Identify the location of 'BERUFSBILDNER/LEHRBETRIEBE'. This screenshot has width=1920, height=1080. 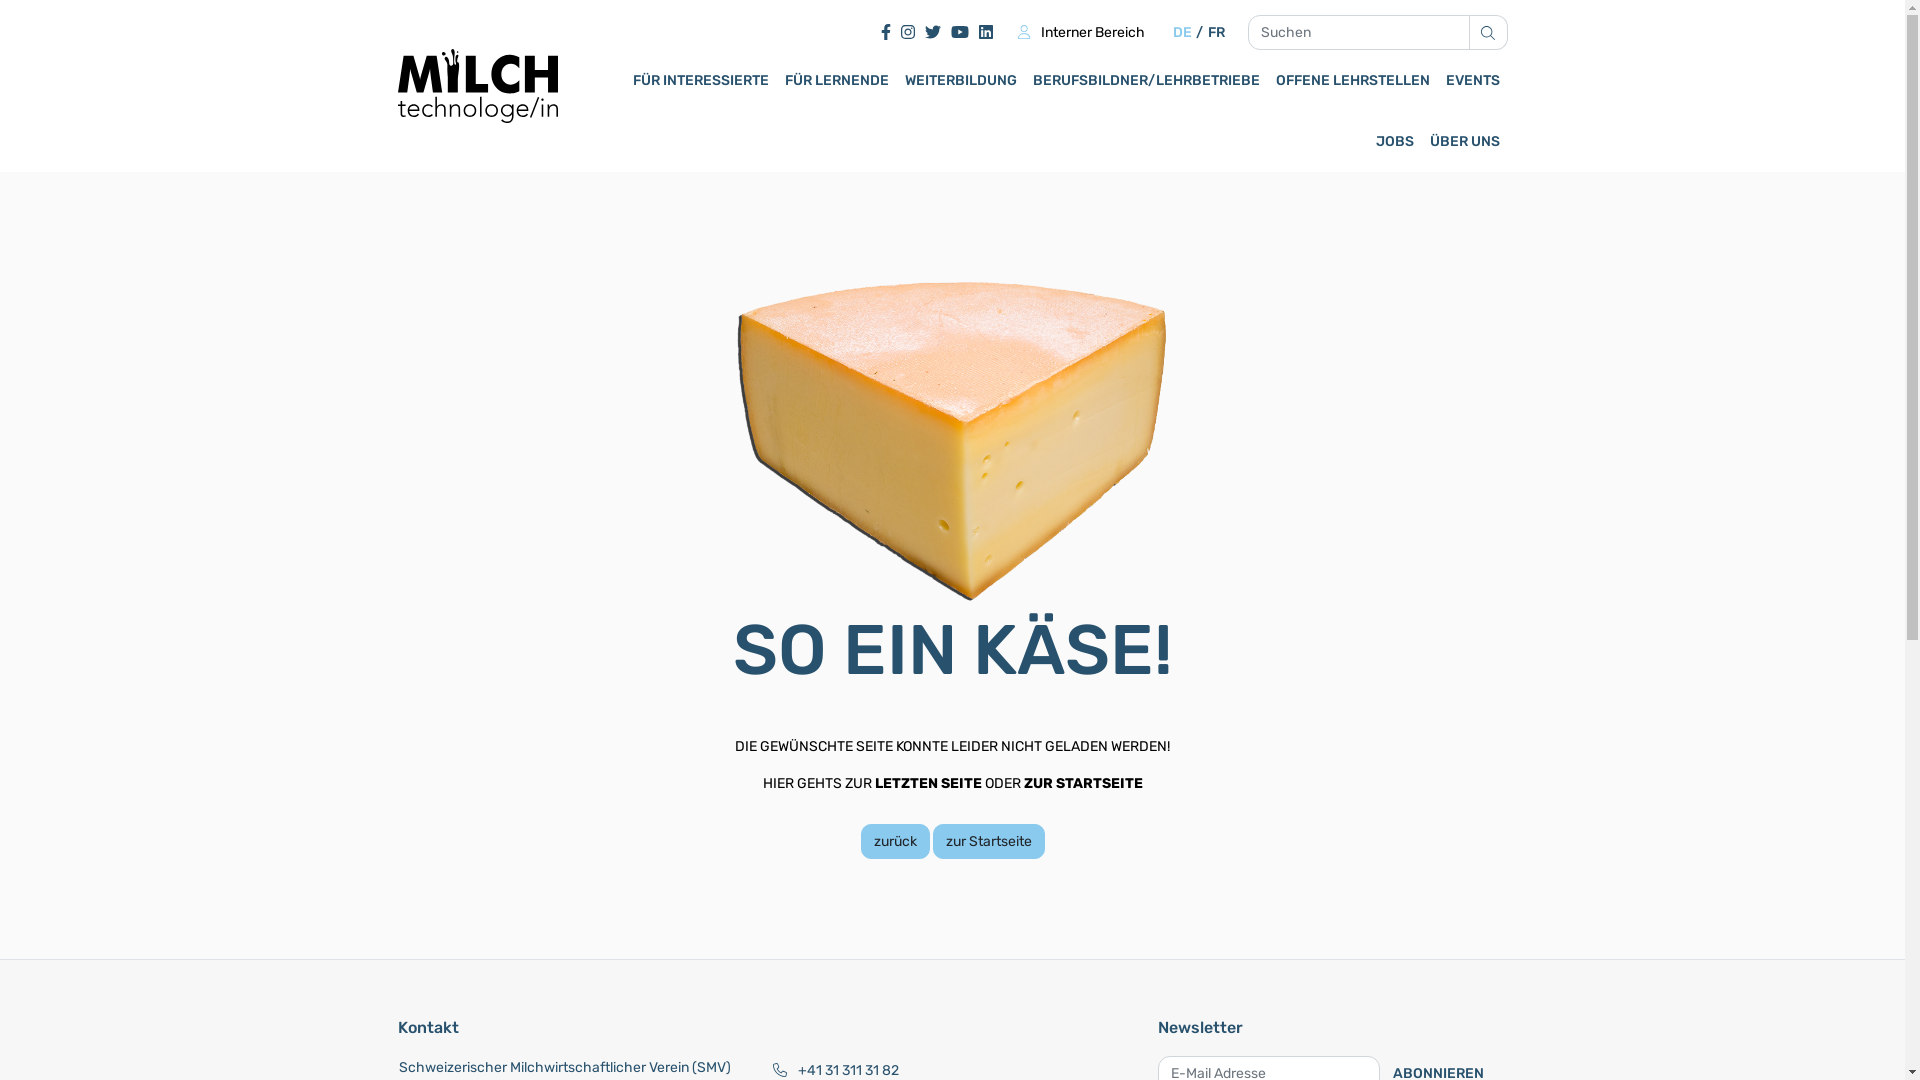
(1145, 79).